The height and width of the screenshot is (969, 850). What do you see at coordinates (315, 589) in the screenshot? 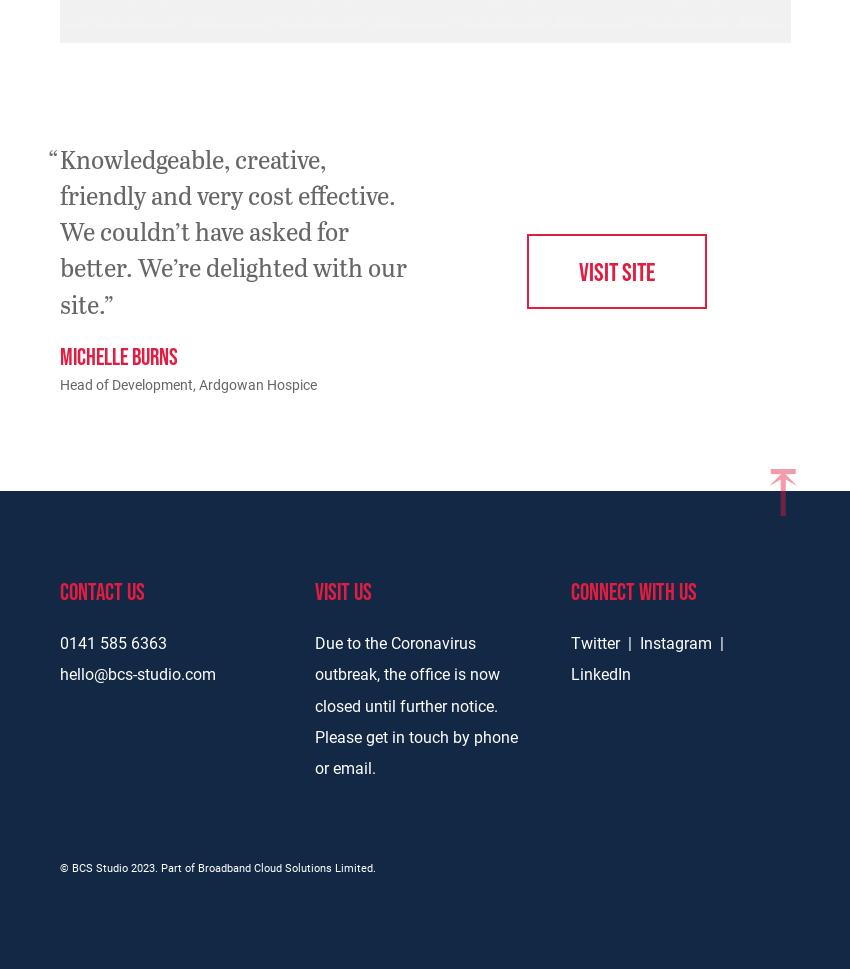
I see `'Visit Us'` at bounding box center [315, 589].